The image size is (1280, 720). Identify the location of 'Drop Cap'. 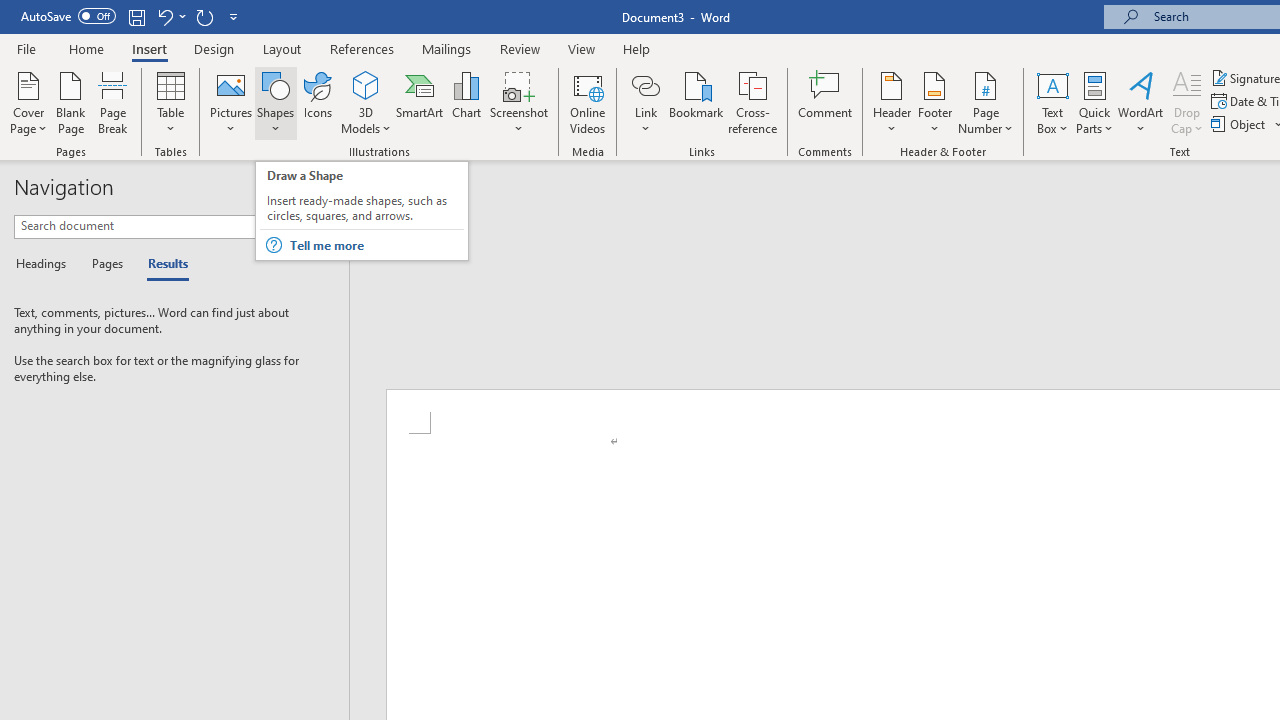
(1187, 103).